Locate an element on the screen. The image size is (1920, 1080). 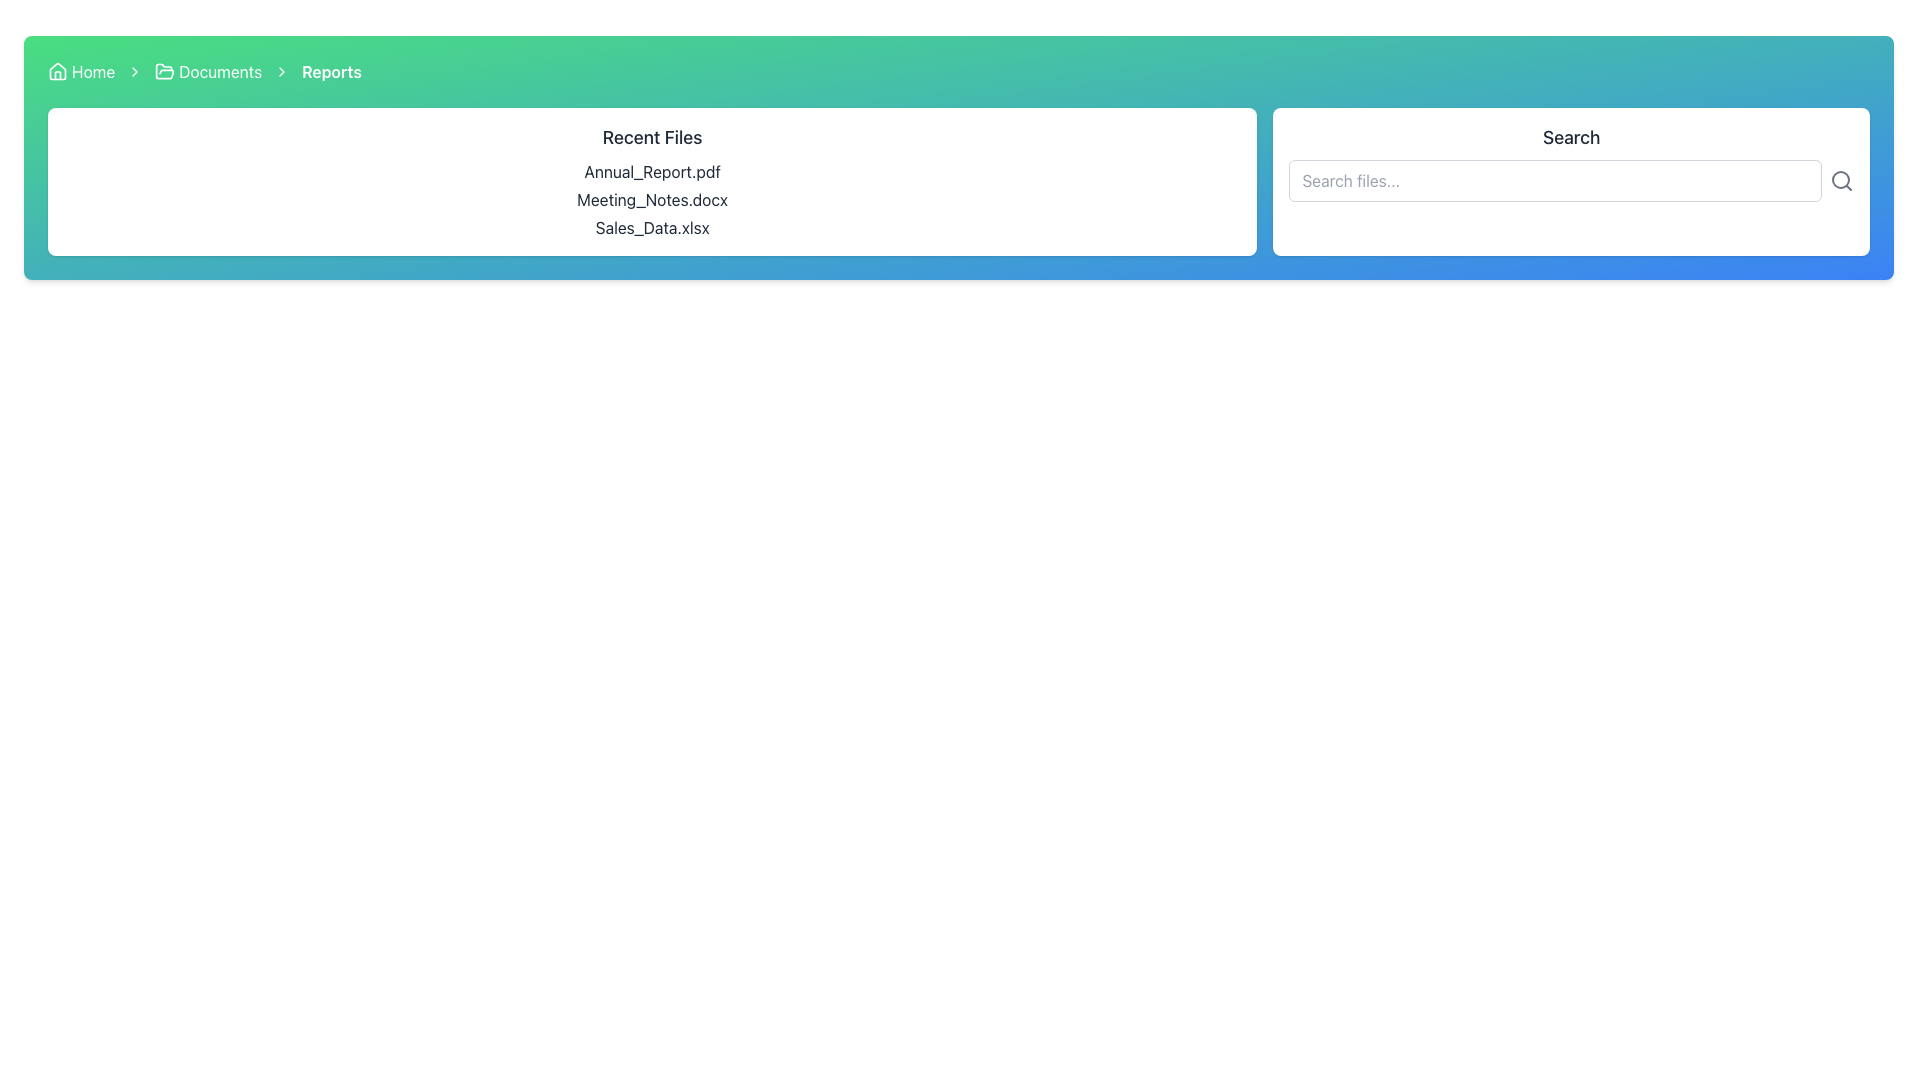
the 'Documents' hyperlink styled as a breadcrumb navigation link is located at coordinates (208, 71).